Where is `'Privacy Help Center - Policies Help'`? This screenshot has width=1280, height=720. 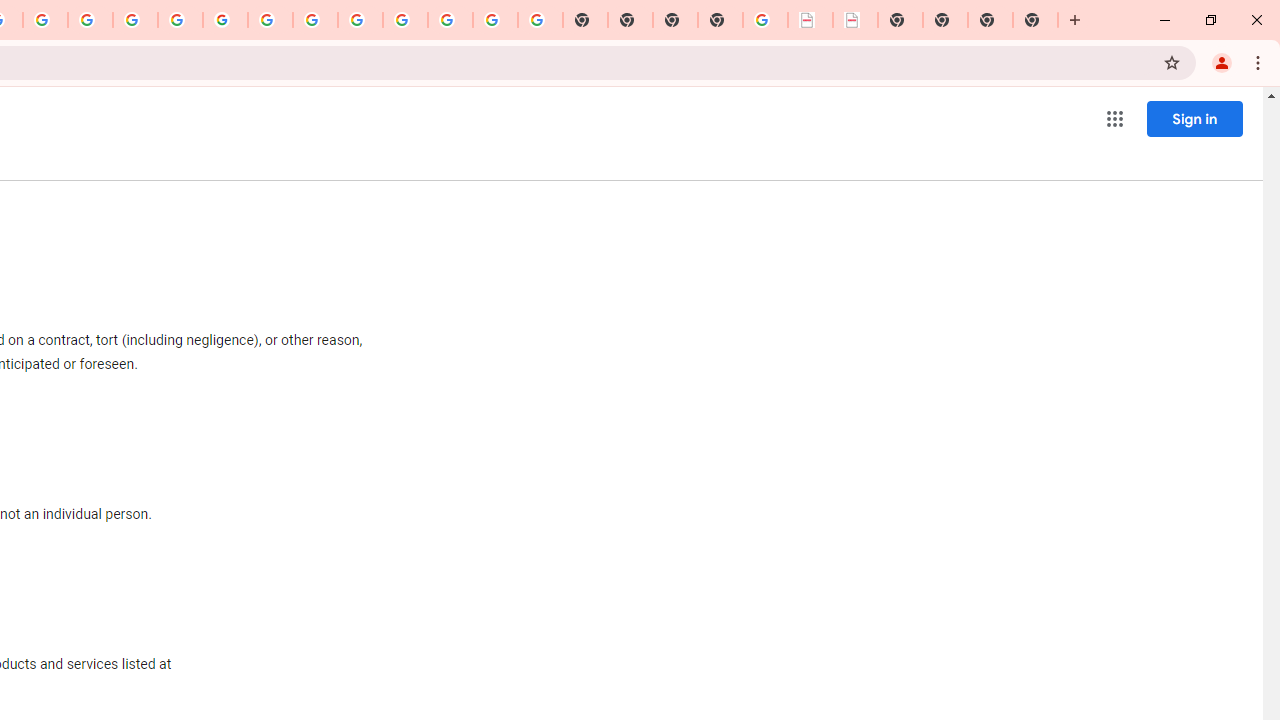 'Privacy Help Center - Policies Help' is located at coordinates (89, 20).